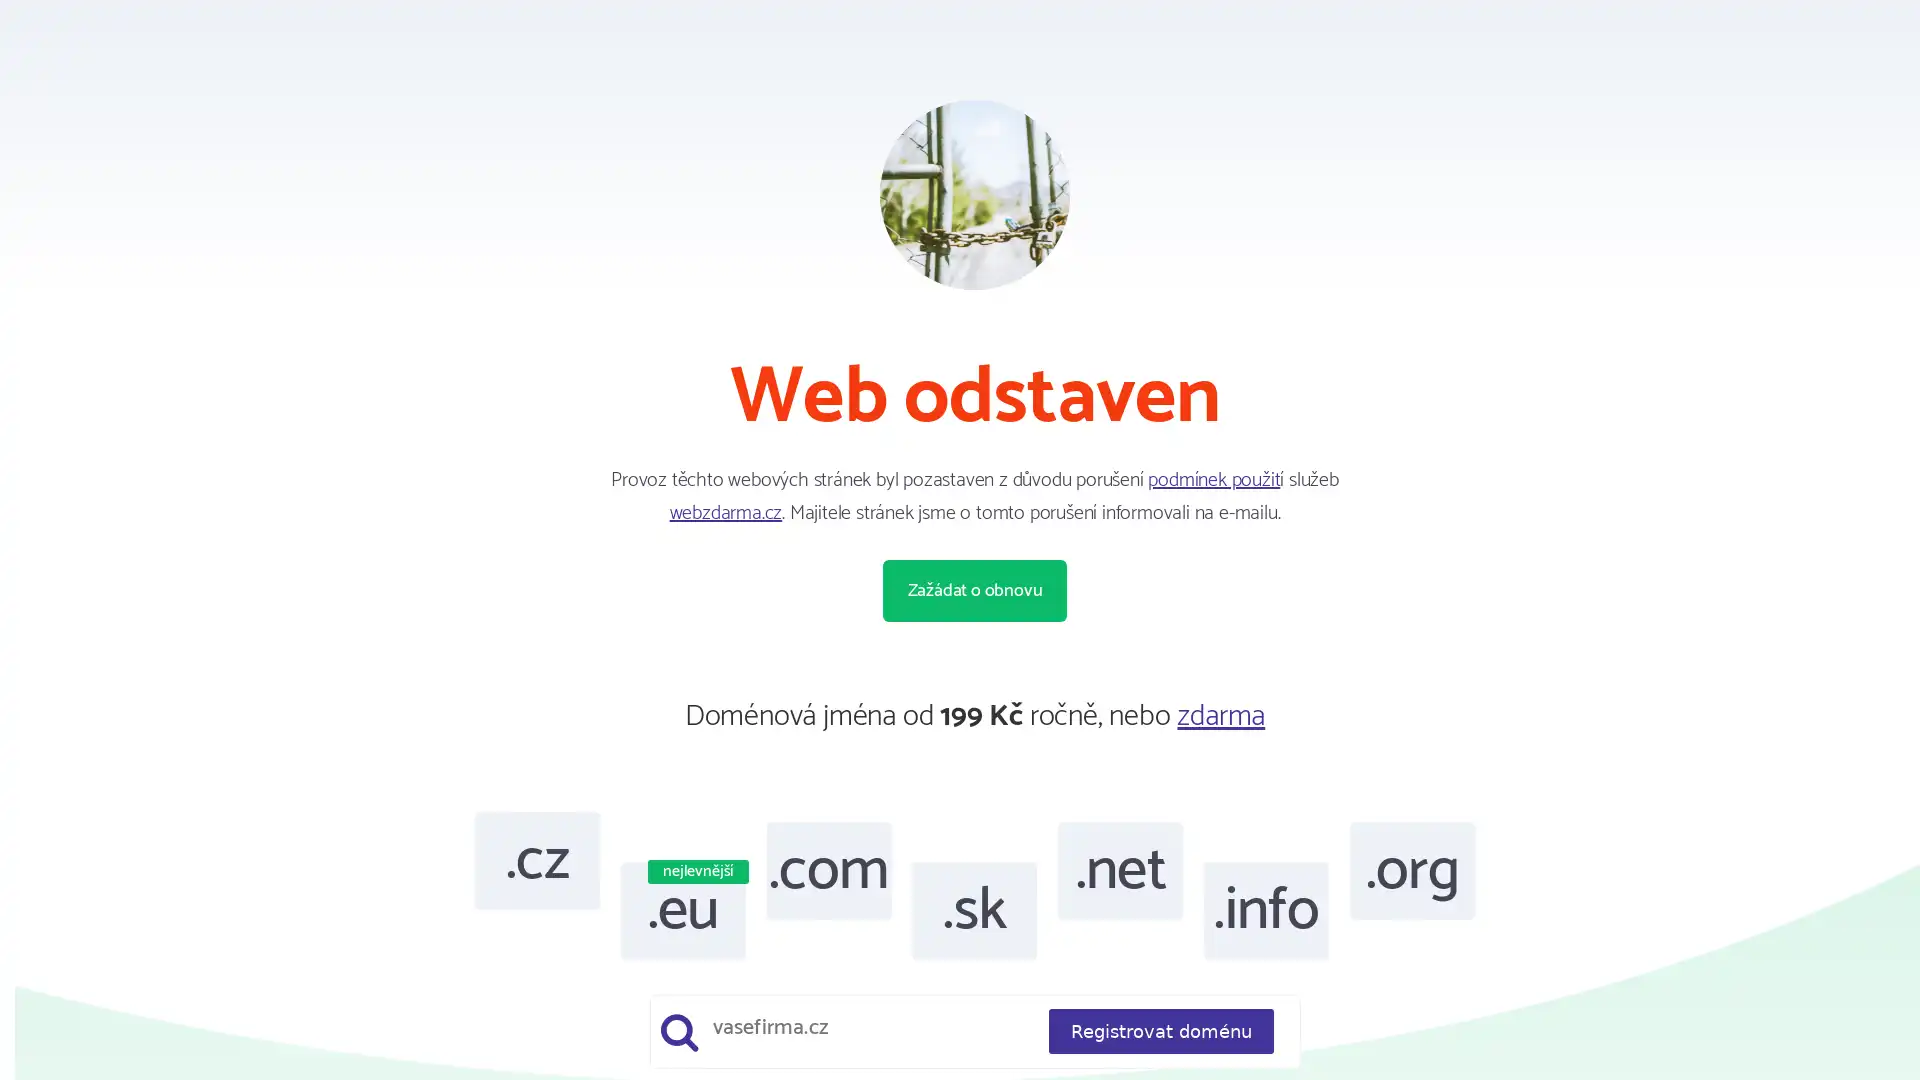 The image size is (1920, 1080). I want to click on Registrovat domenu, so click(1160, 1031).